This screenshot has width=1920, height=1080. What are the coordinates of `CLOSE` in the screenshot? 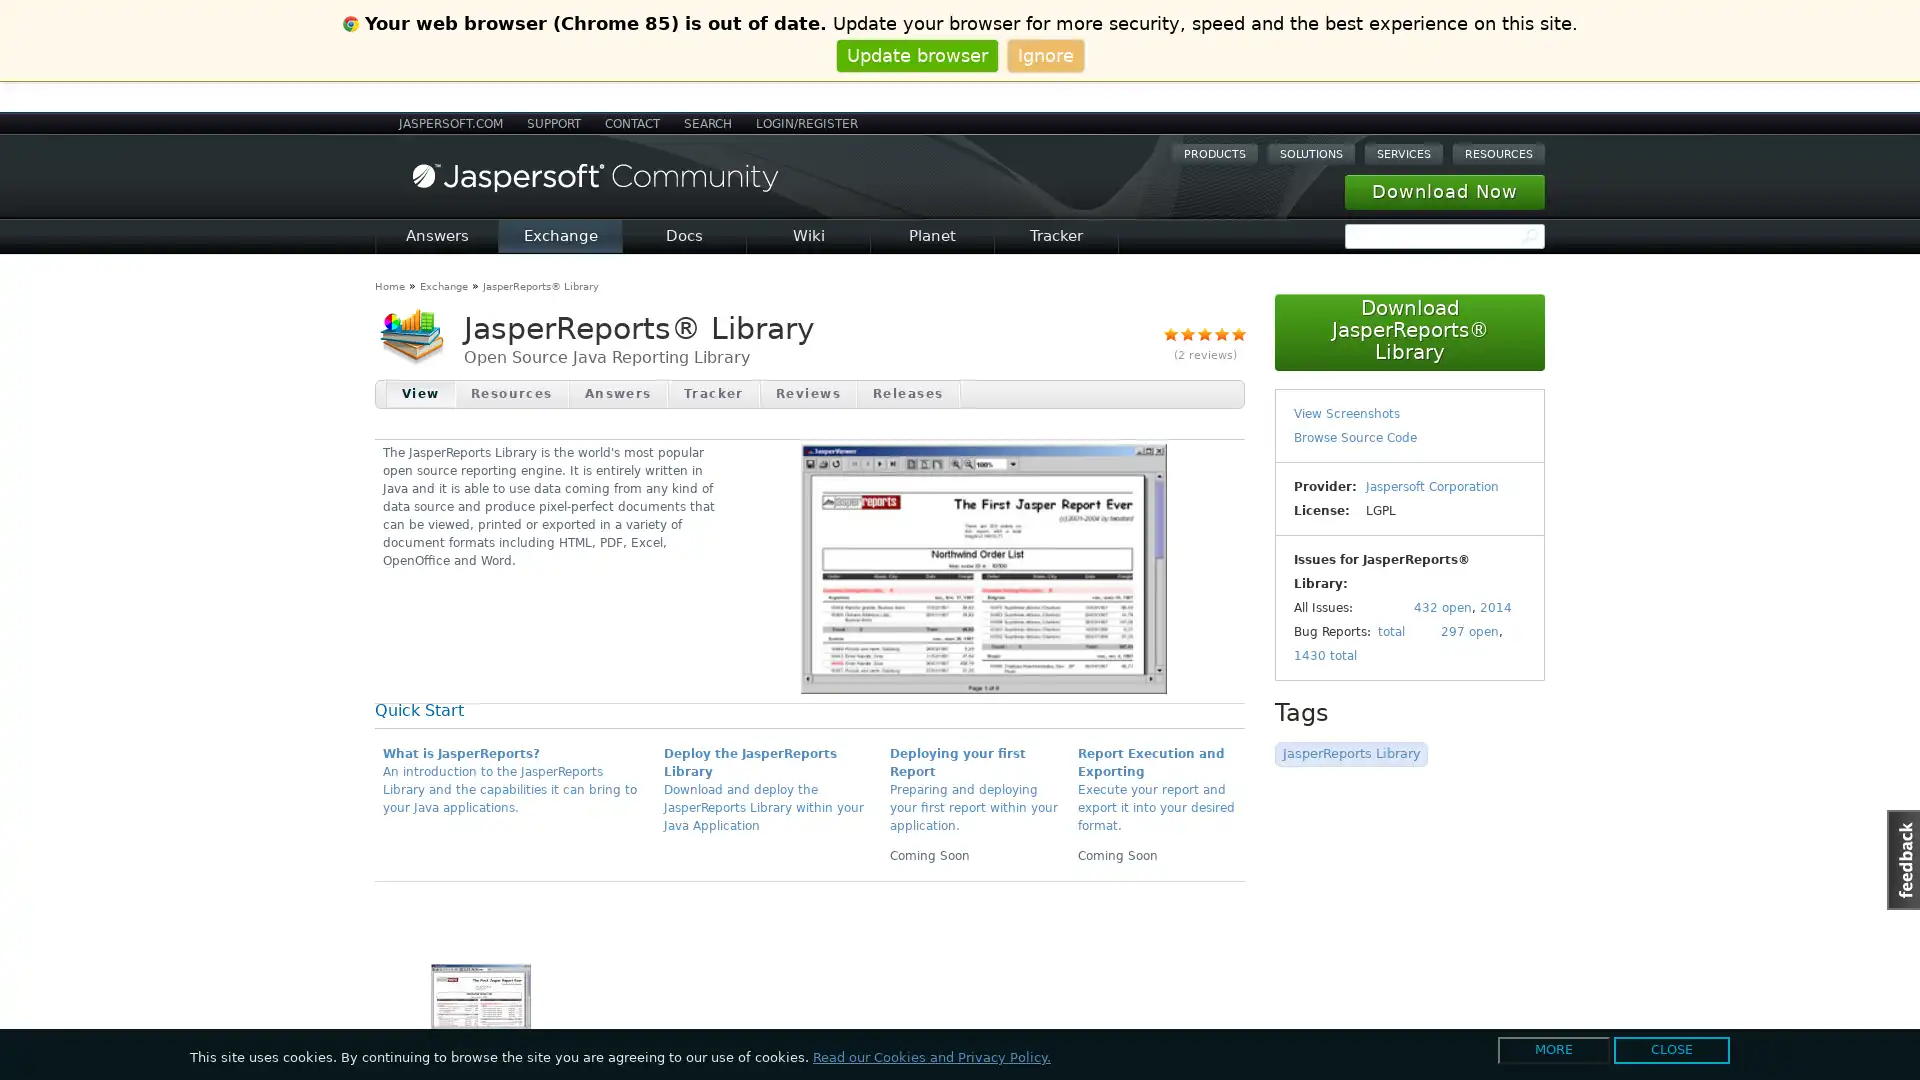 It's located at (1671, 1049).